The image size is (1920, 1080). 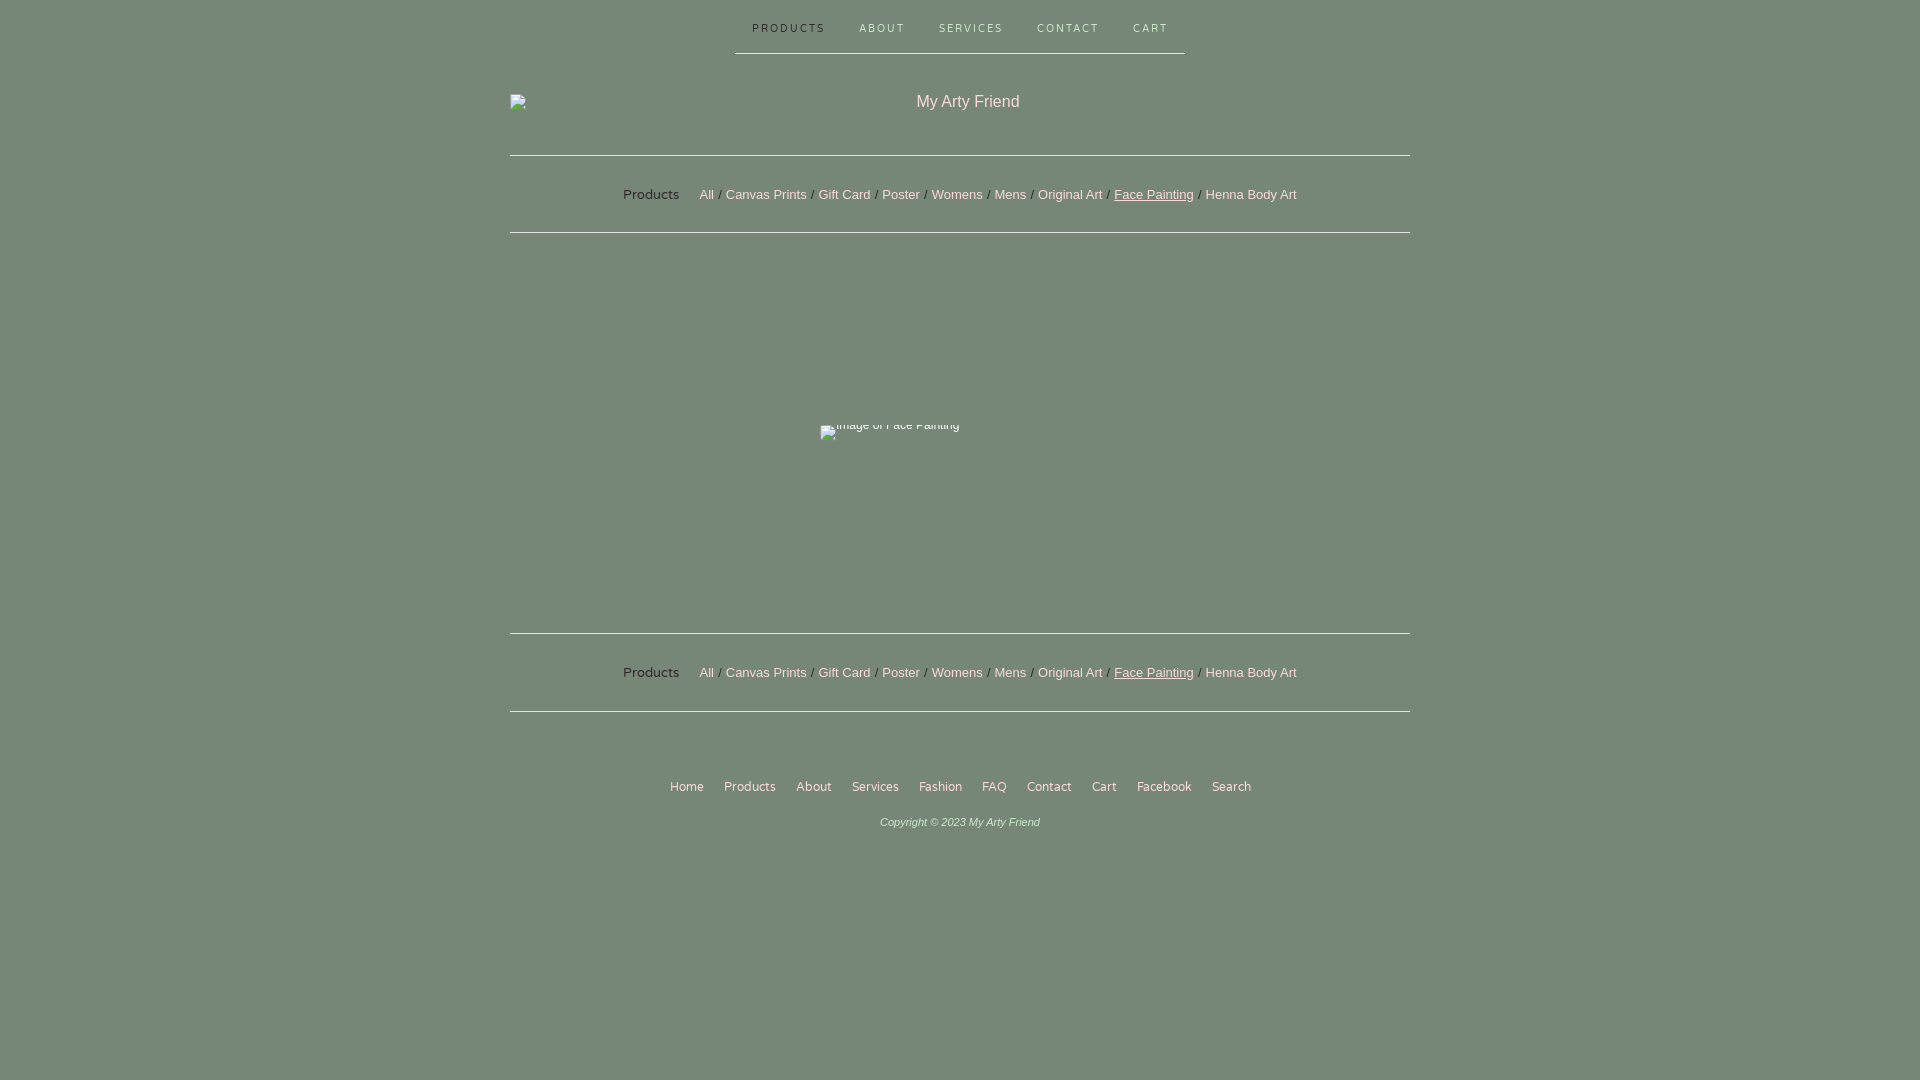 I want to click on 'Cart', so click(x=1103, y=786).